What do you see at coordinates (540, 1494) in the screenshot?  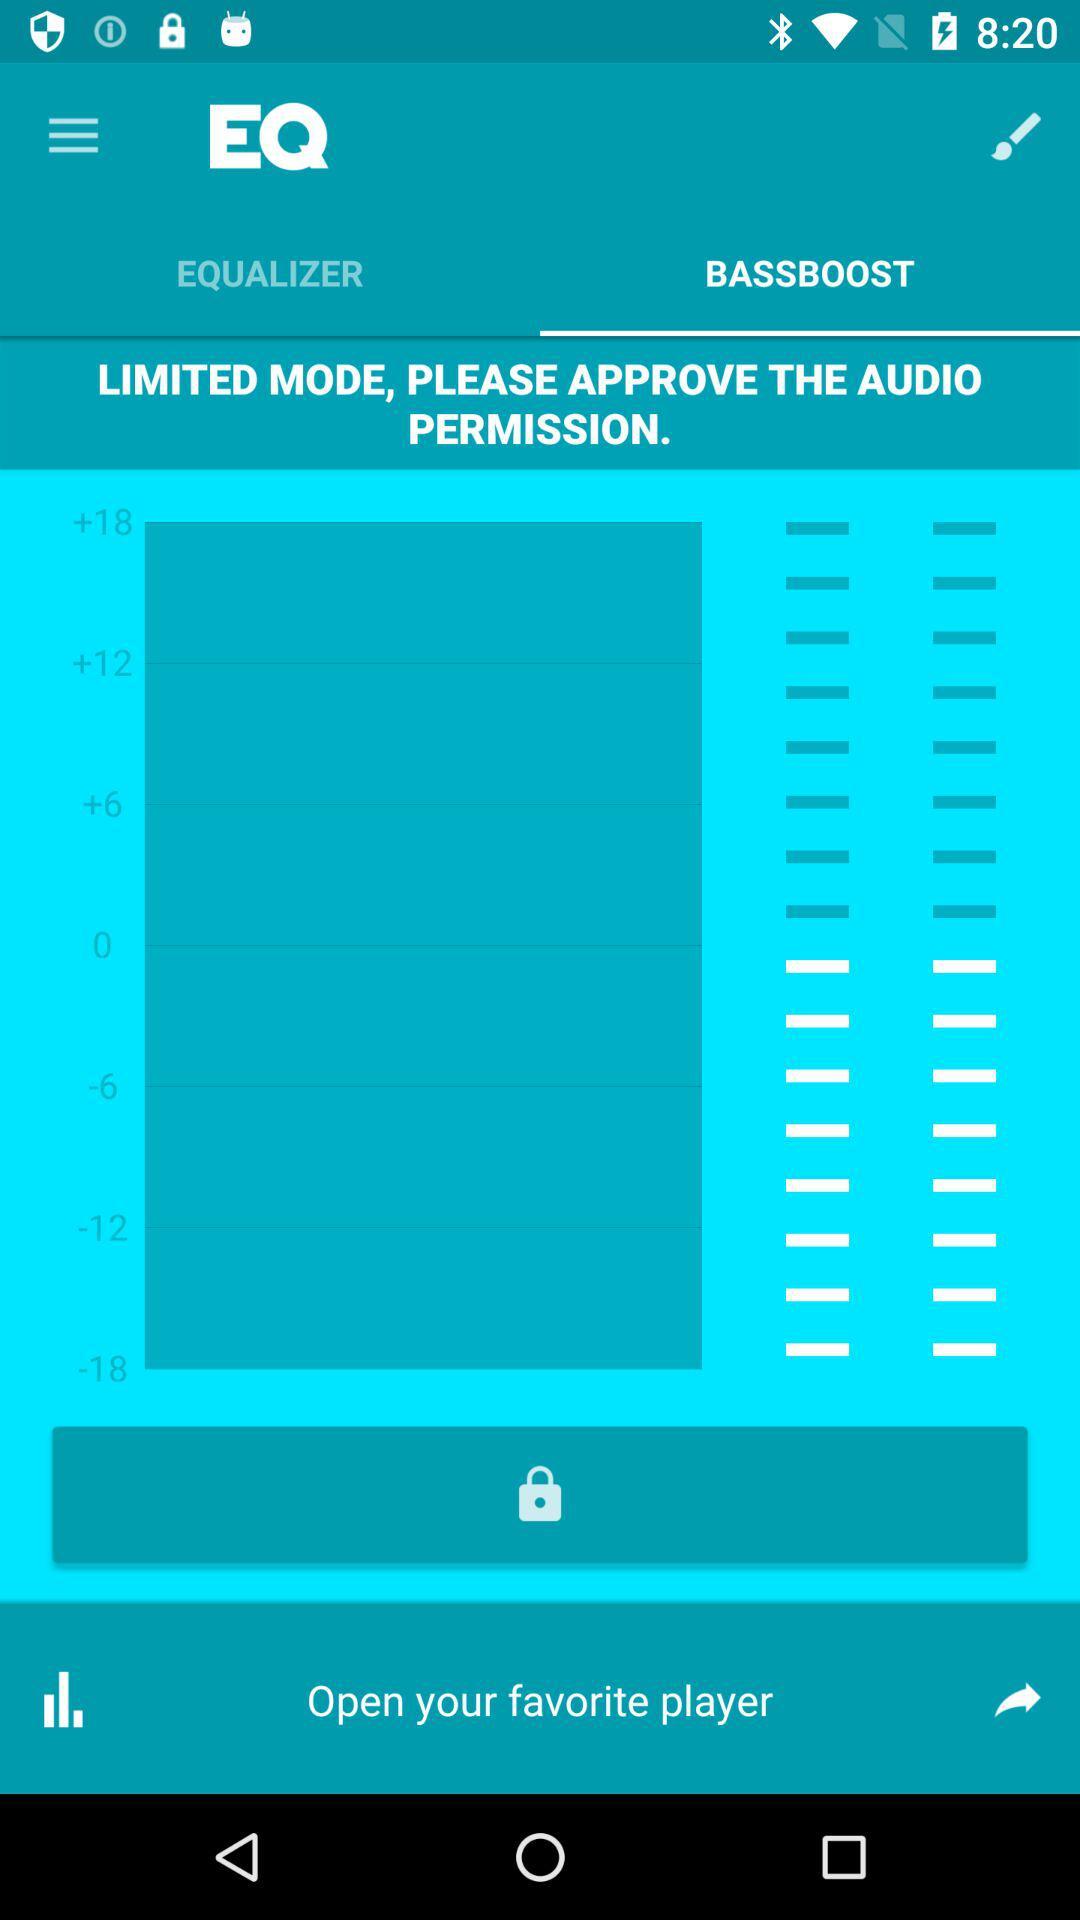 I see `open the player` at bounding box center [540, 1494].